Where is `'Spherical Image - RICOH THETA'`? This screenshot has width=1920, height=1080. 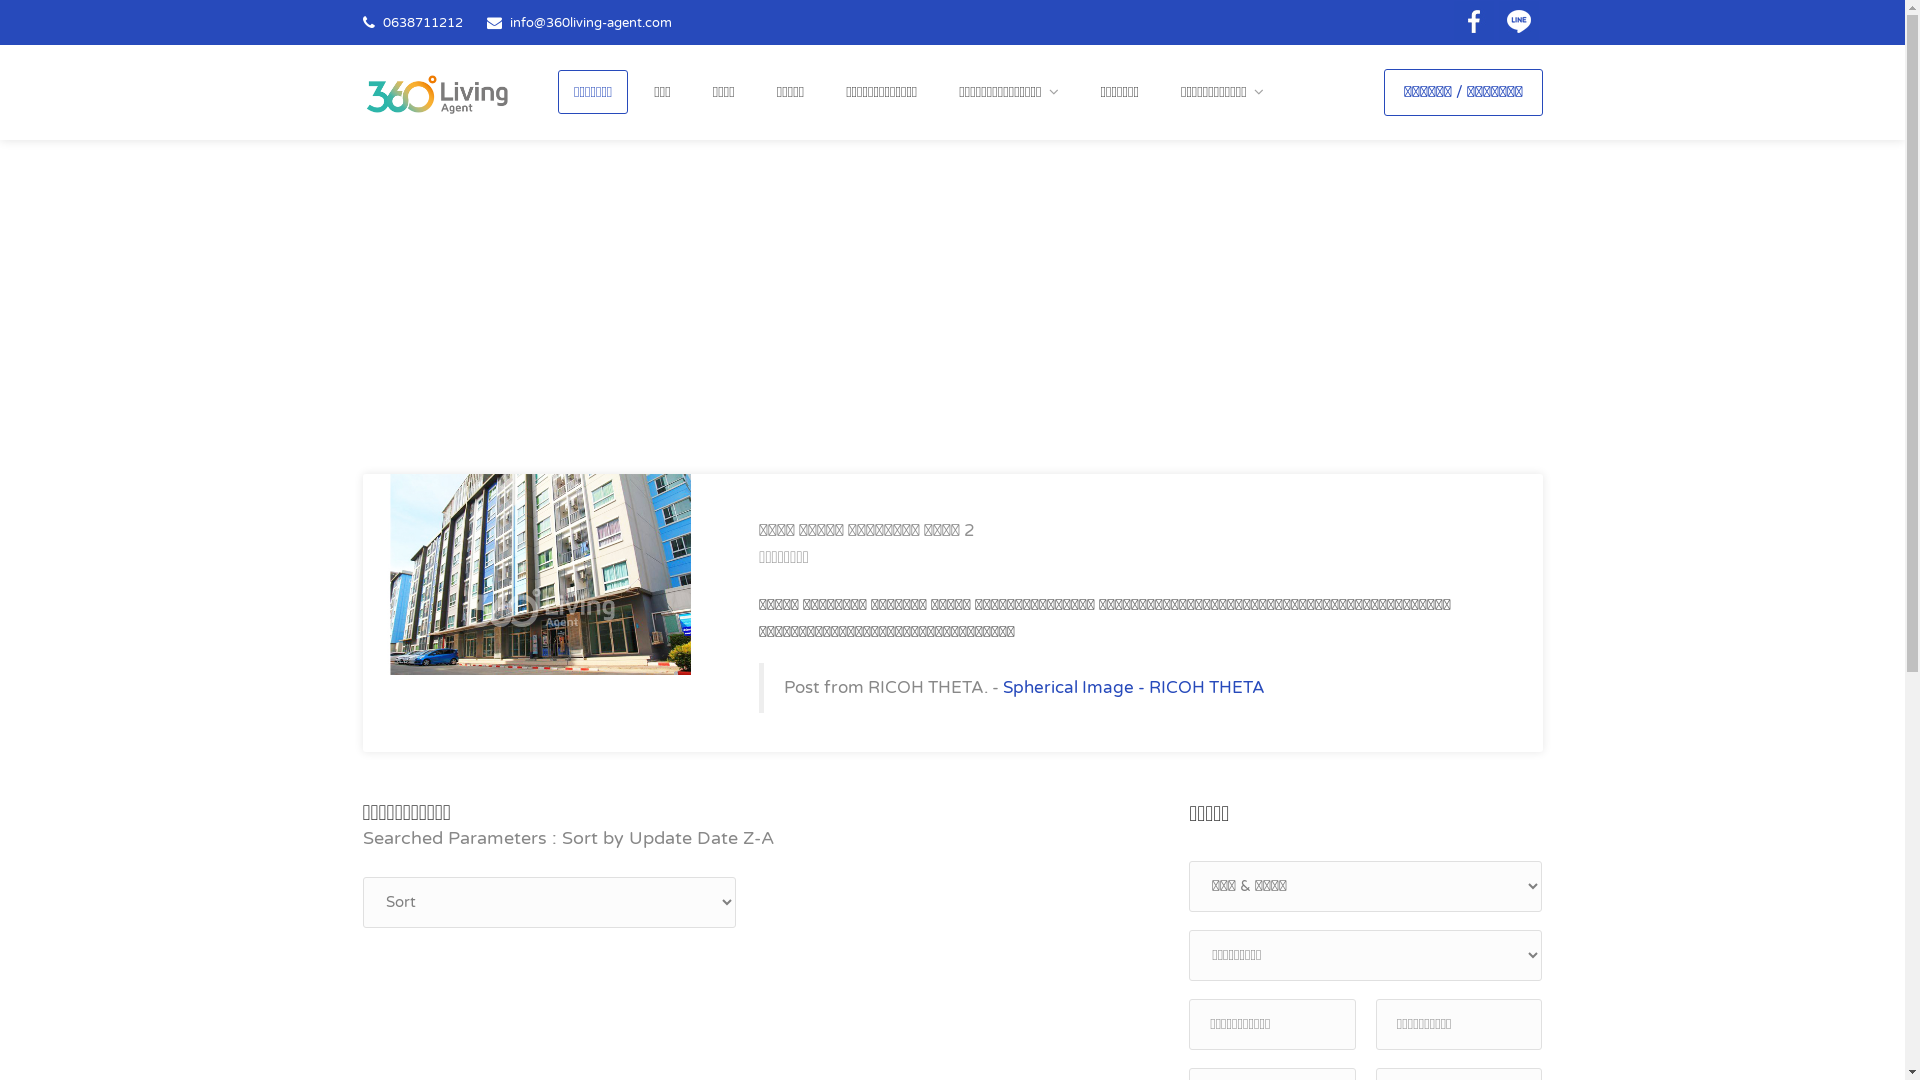
'Spherical Image - RICOH THETA' is located at coordinates (1133, 686).